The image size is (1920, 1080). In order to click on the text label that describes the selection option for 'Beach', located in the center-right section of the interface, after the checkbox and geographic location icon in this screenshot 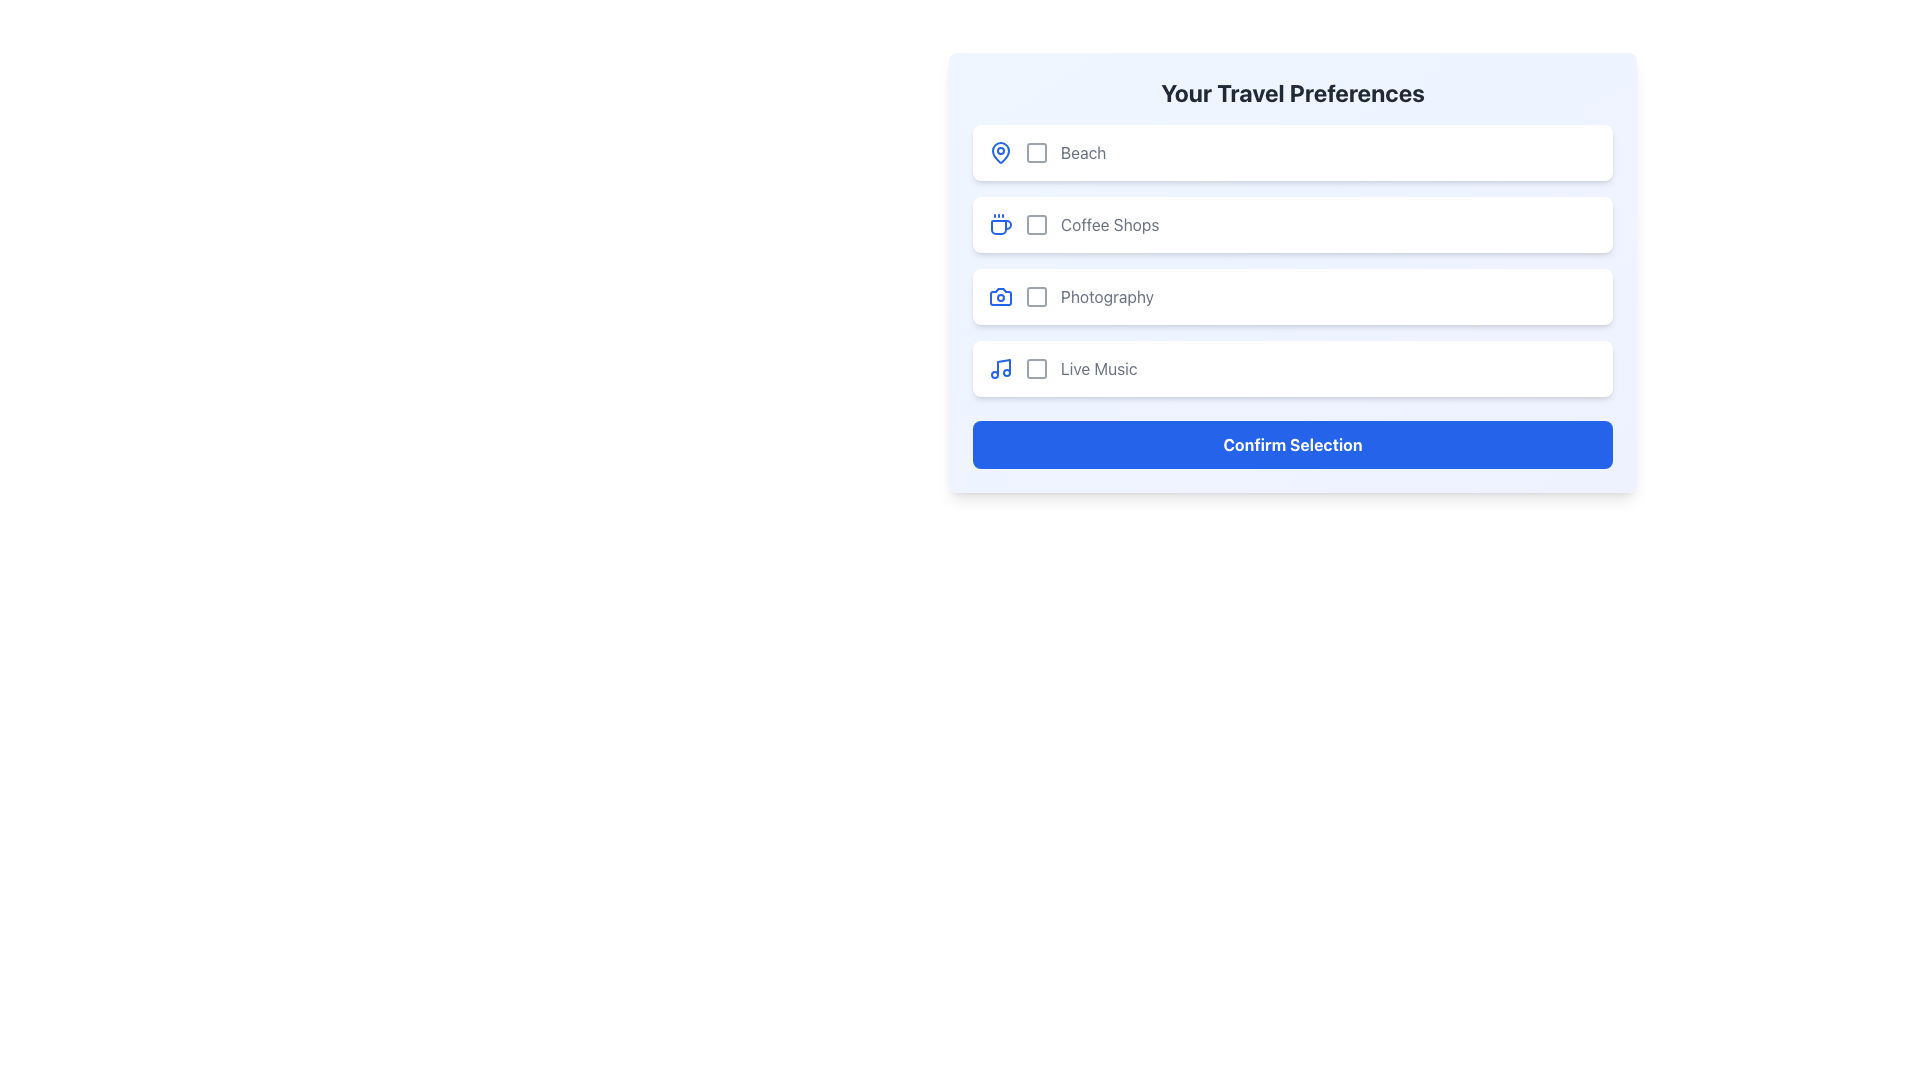, I will do `click(1082, 152)`.